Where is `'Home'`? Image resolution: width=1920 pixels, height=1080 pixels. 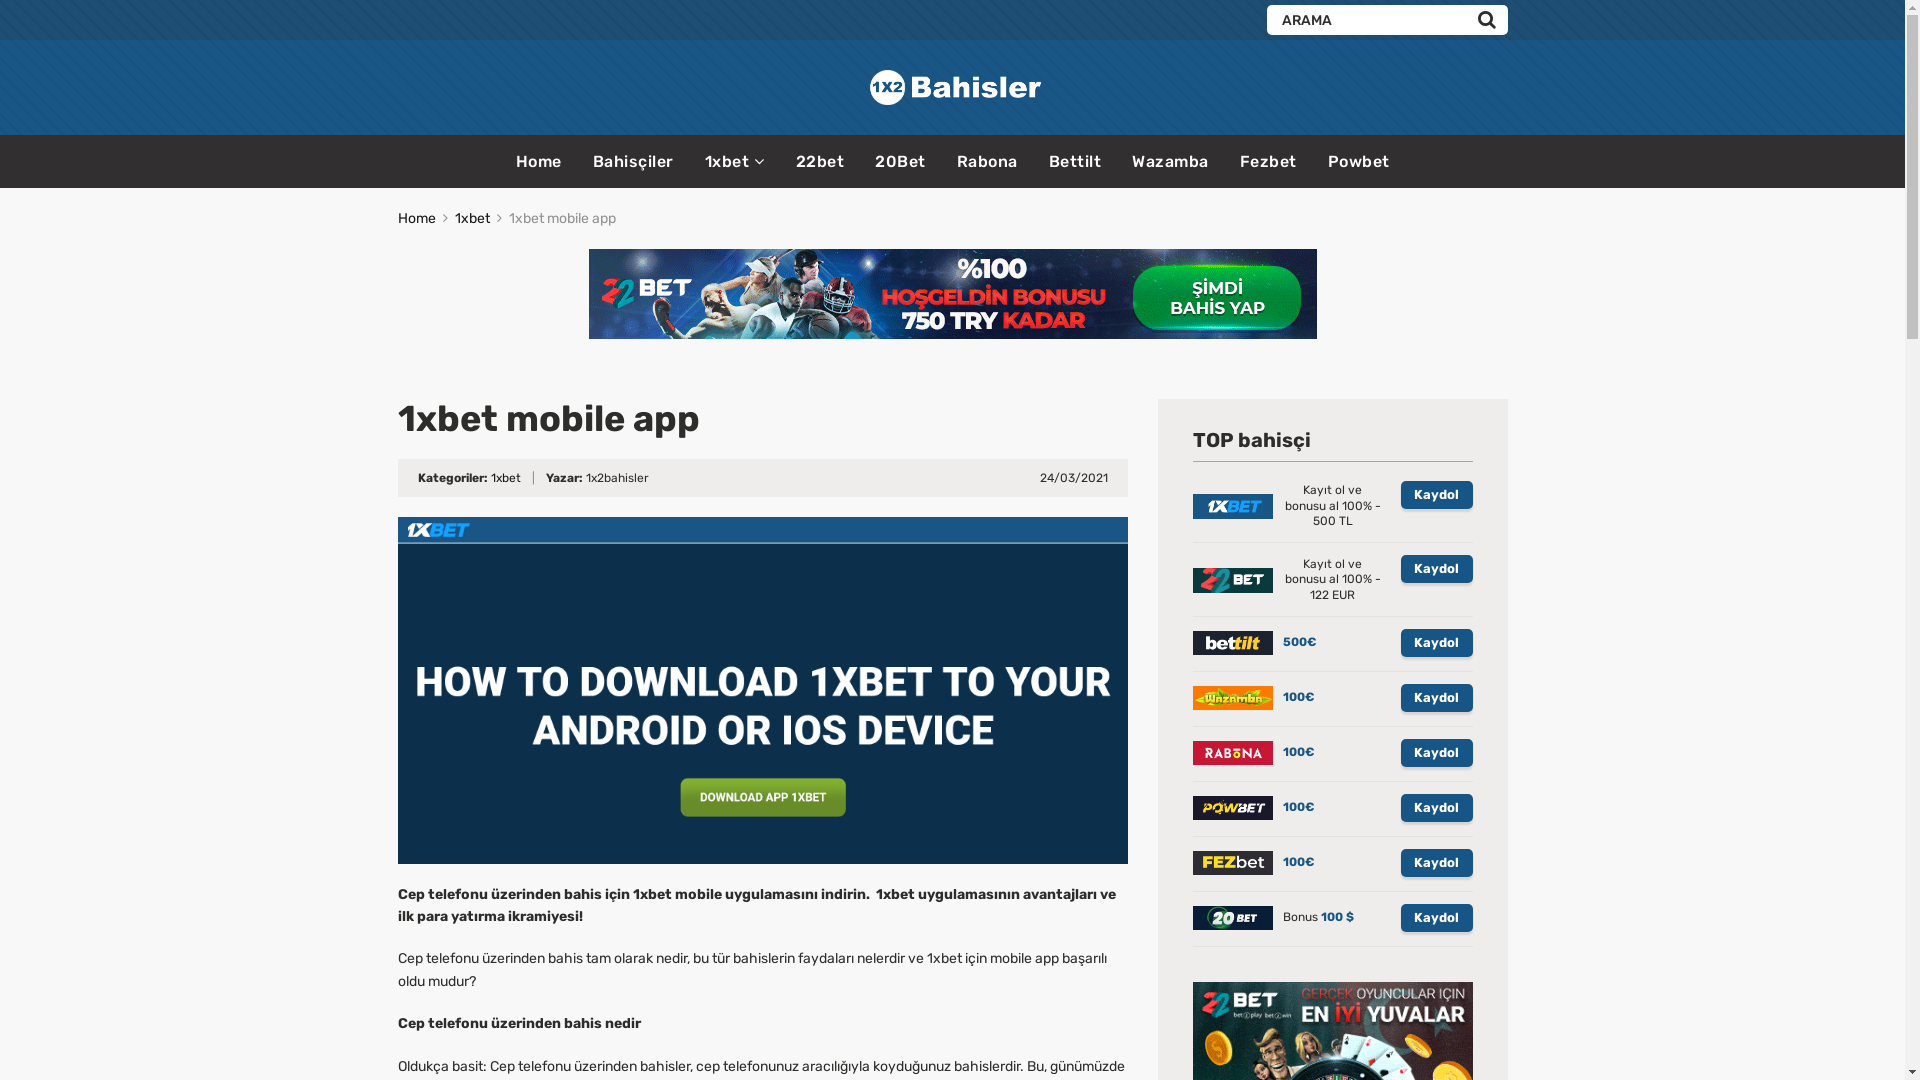
'Home' is located at coordinates (398, 218).